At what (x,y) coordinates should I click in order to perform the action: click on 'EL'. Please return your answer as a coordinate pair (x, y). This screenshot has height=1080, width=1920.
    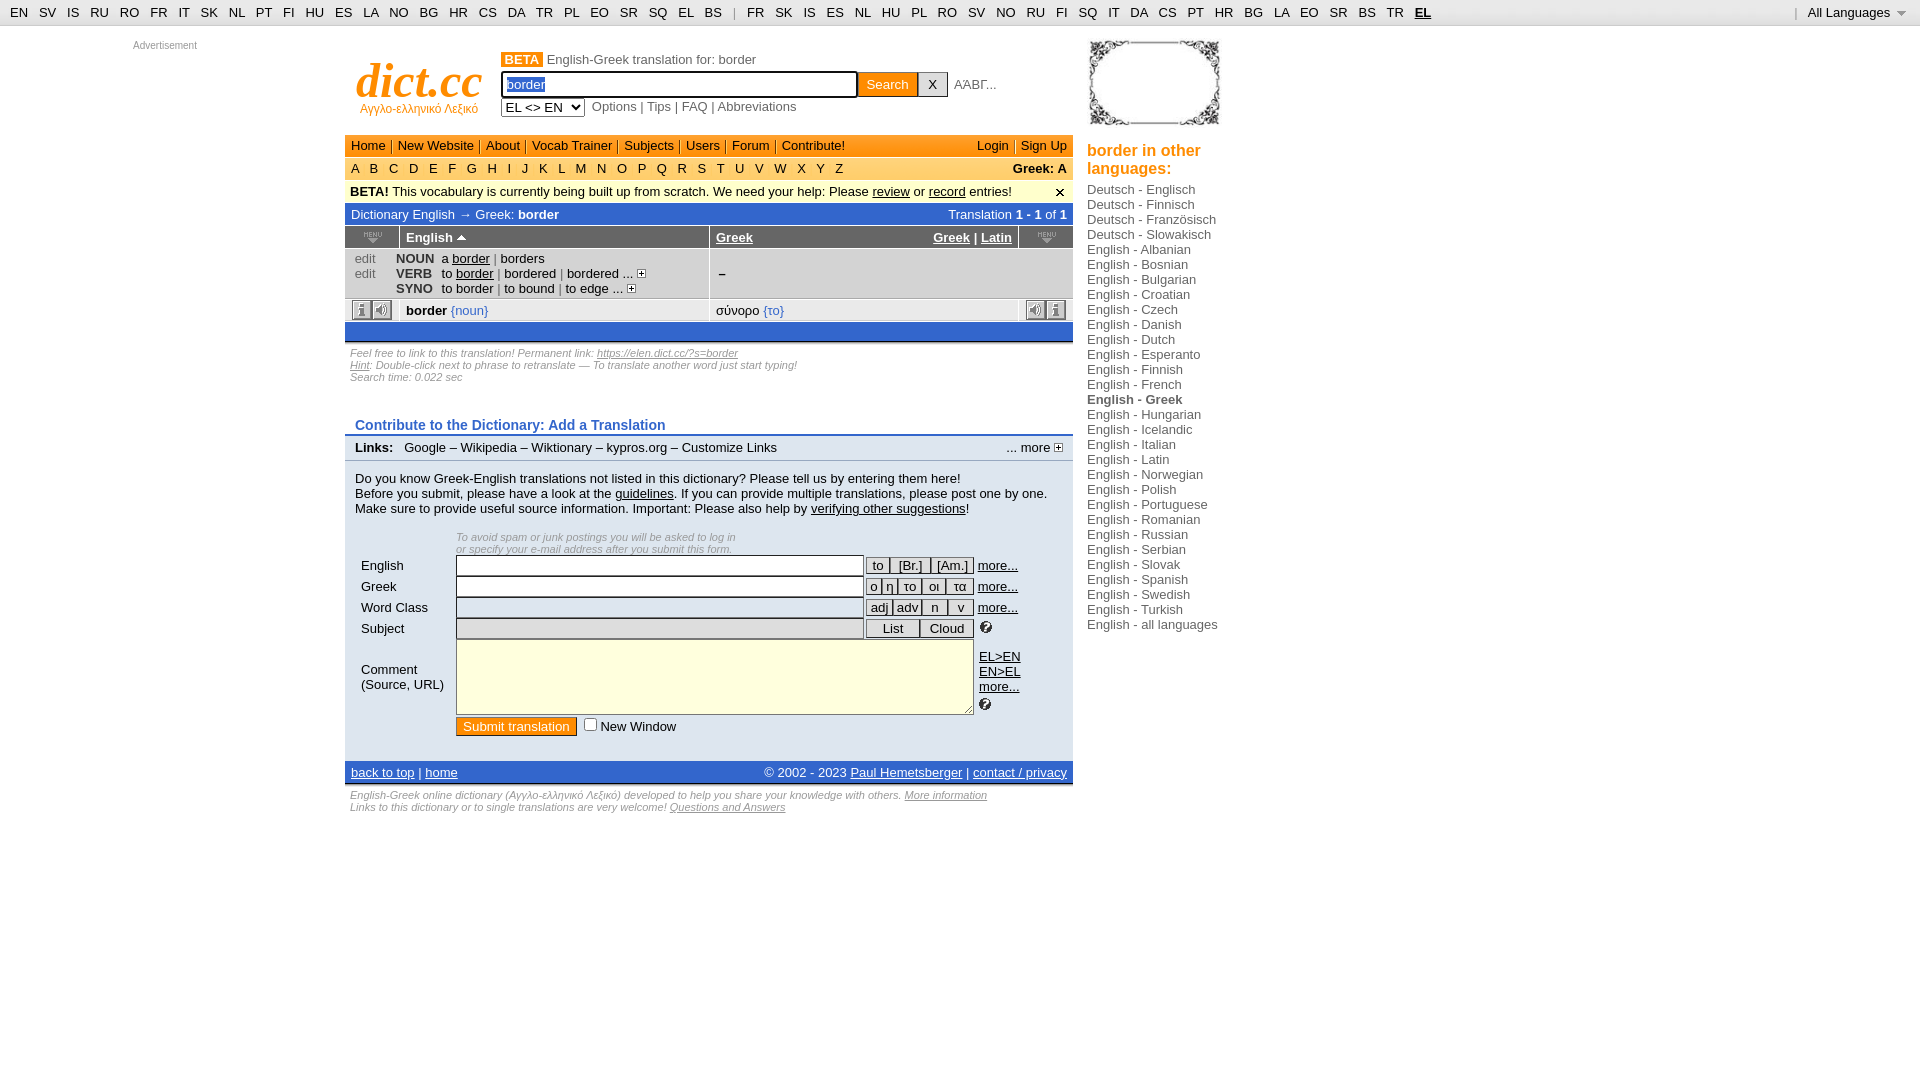
    Looking at the image, I should click on (1414, 12).